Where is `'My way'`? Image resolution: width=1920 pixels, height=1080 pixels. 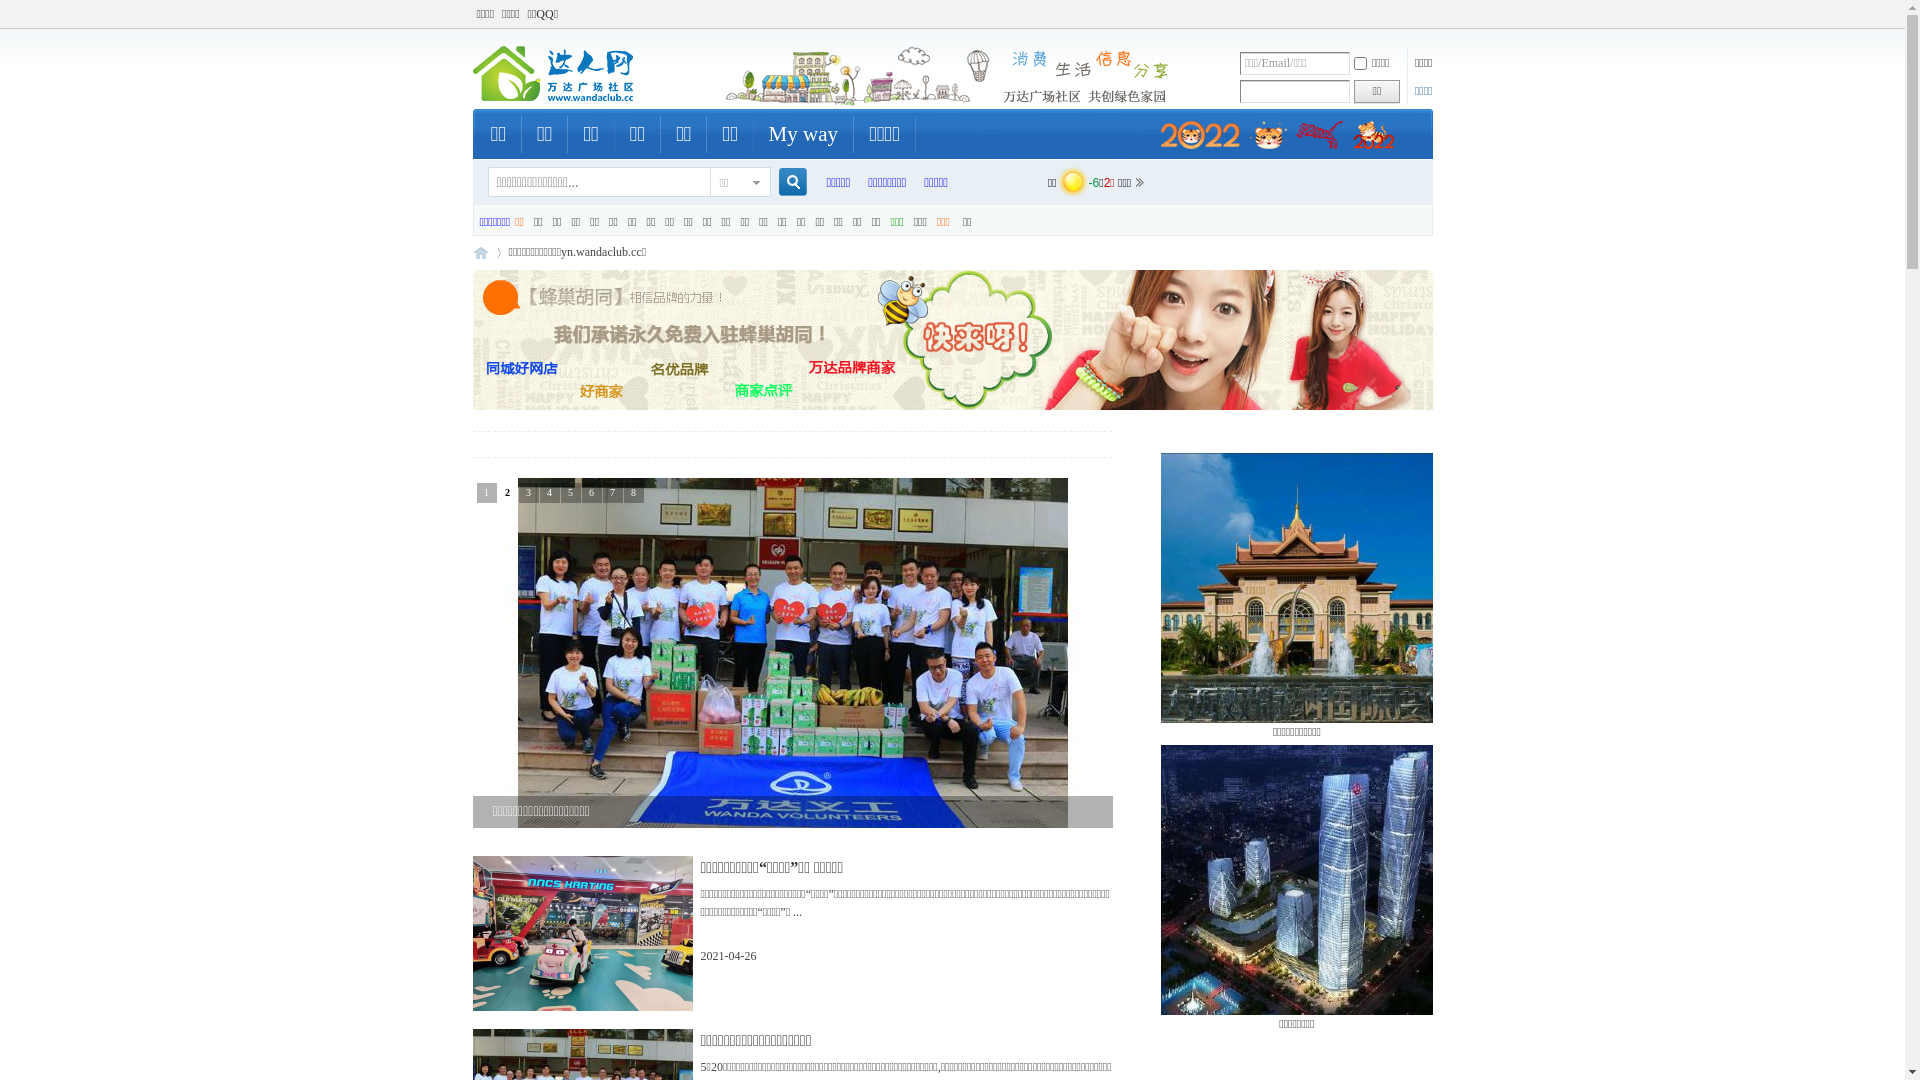
'My way' is located at coordinates (803, 134).